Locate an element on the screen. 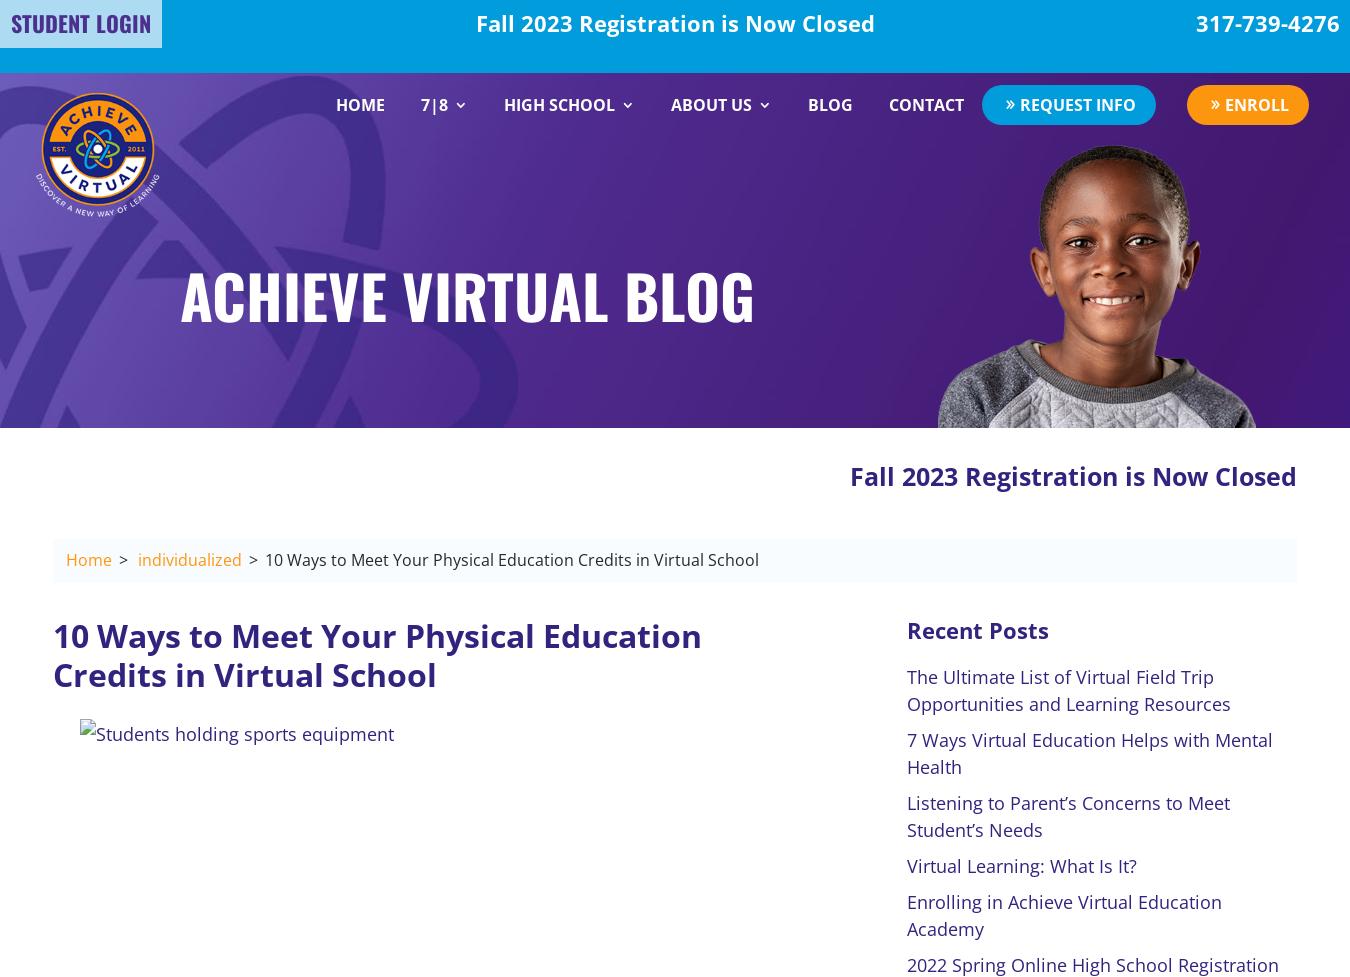  'What to Expect' is located at coordinates (500, 218).